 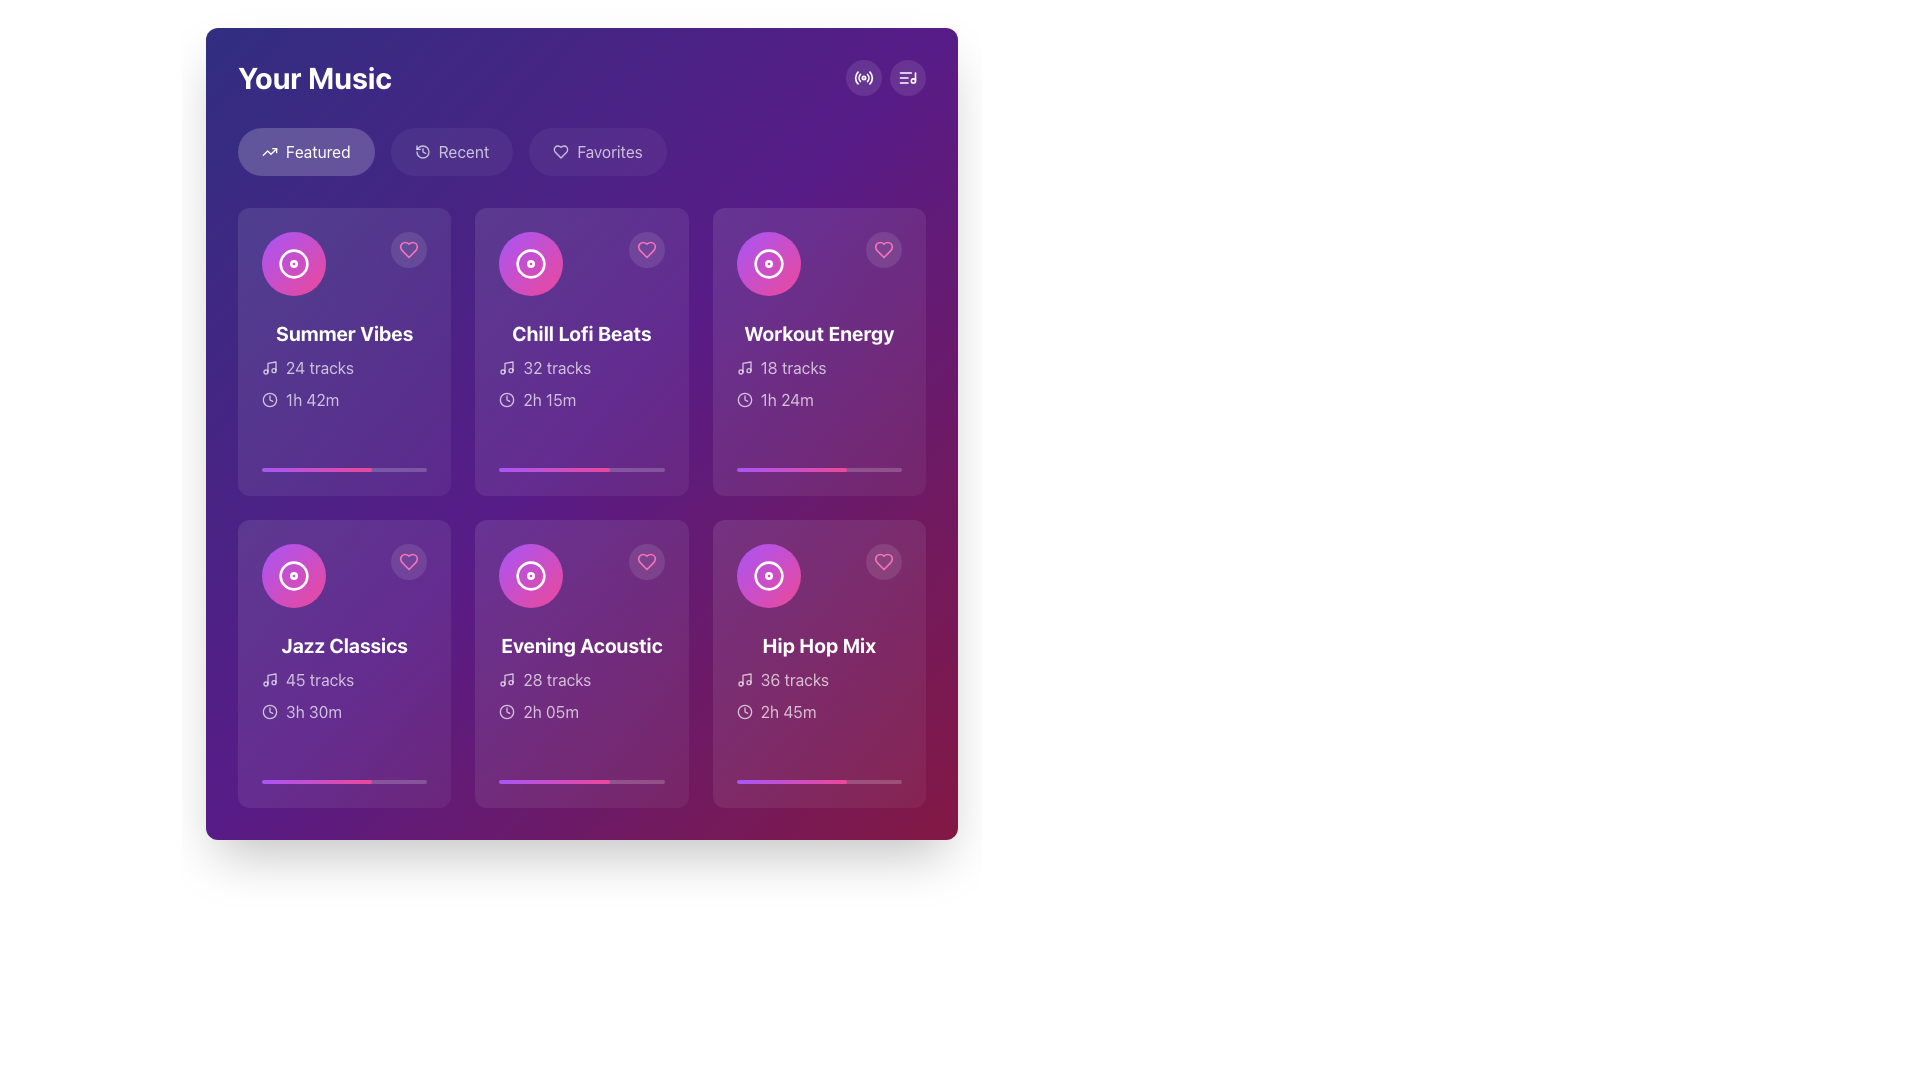 I want to click on the favorite toggle button located in the upper-right section of the 'Chill Lofi Beats' card to activate the hover effect, so click(x=646, y=249).